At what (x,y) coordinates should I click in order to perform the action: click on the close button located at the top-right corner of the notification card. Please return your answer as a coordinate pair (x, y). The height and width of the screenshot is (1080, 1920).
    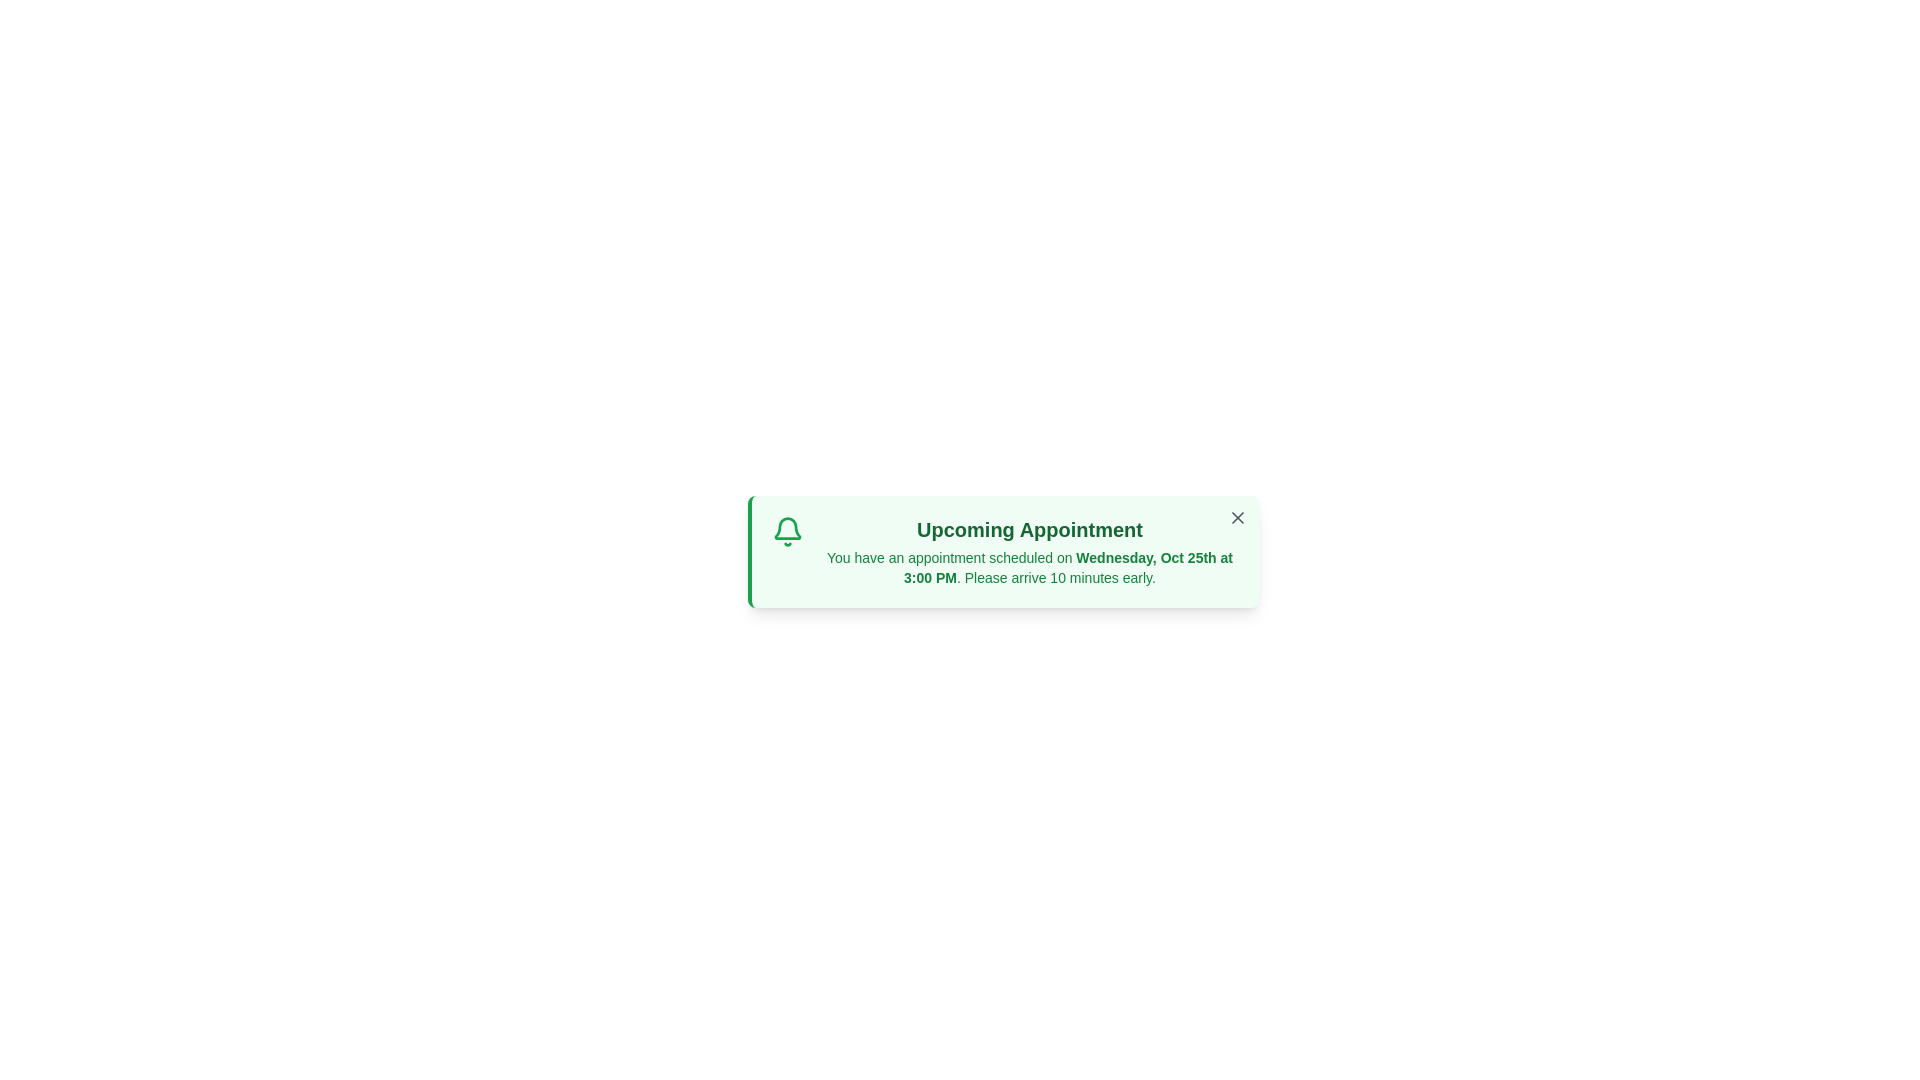
    Looking at the image, I should click on (1237, 516).